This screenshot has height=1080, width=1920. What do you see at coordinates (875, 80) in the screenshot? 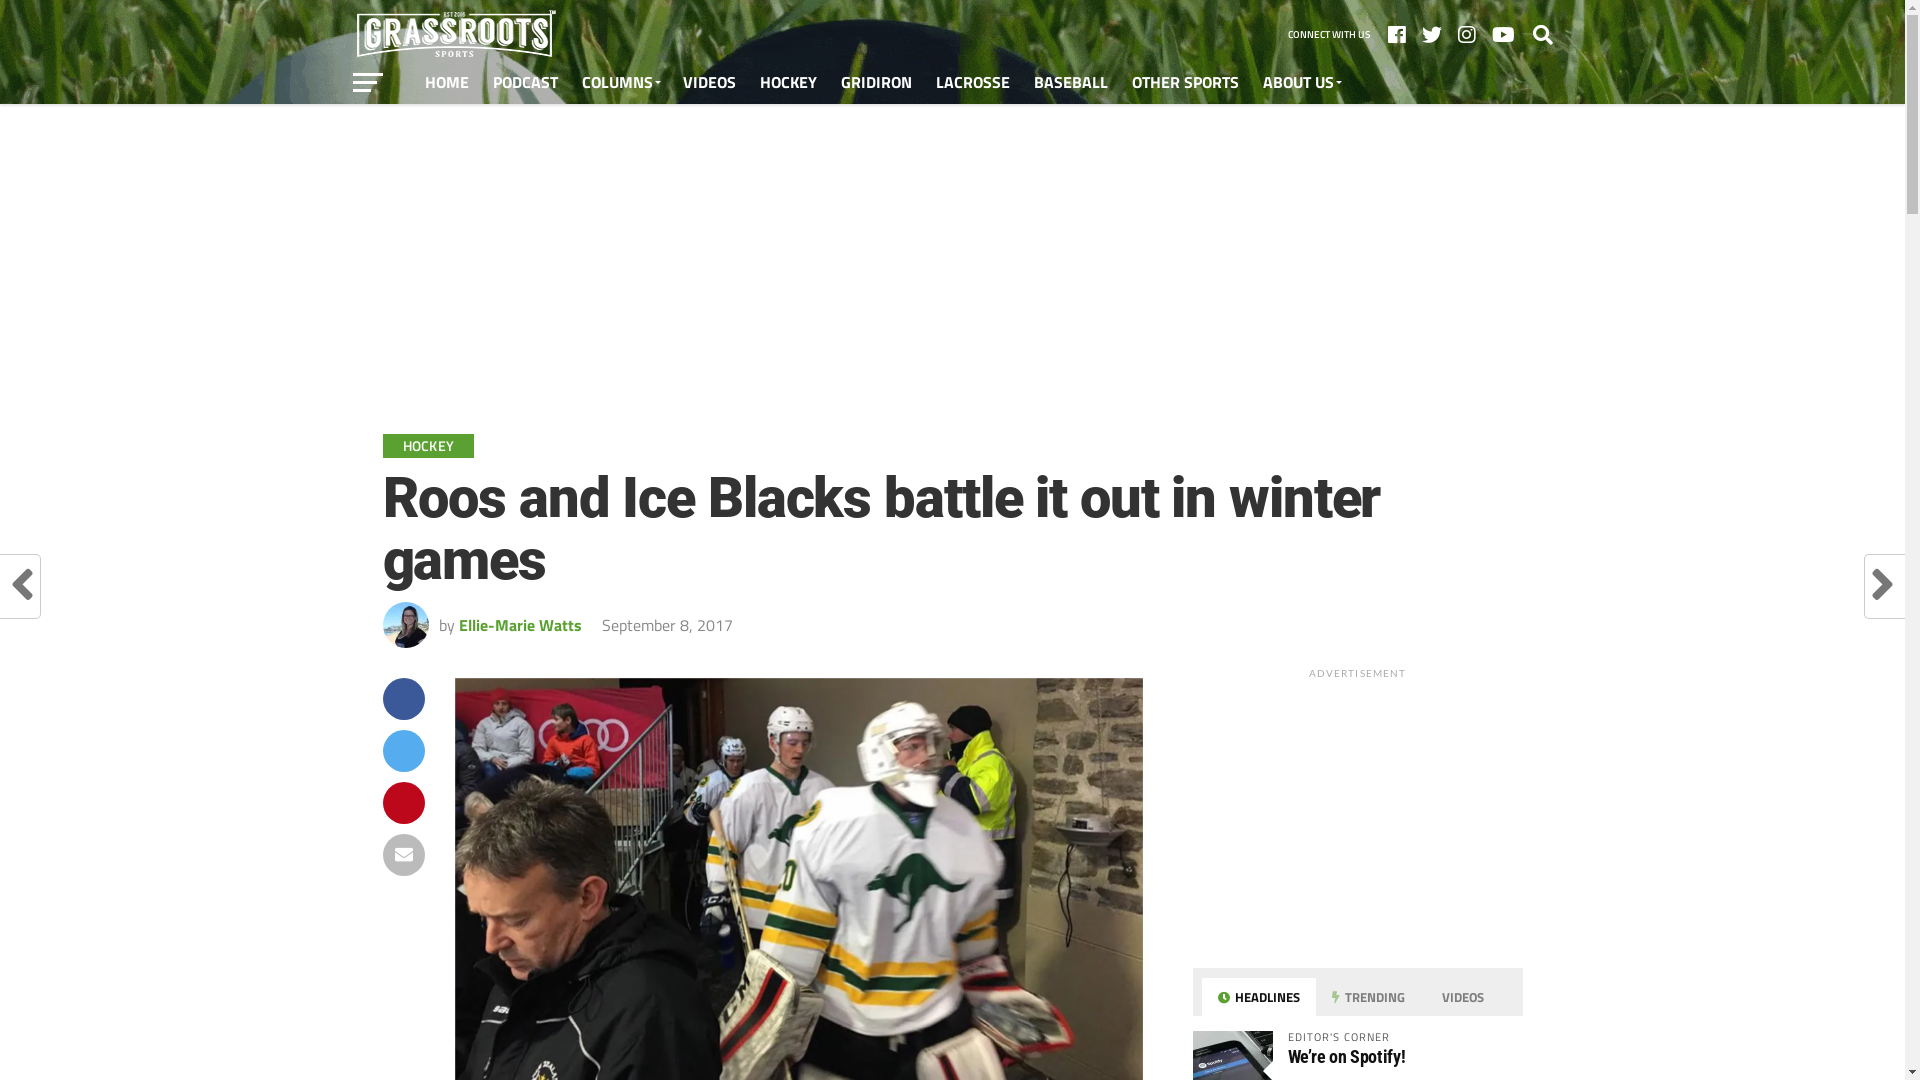
I see `'GRIDIRON'` at bounding box center [875, 80].